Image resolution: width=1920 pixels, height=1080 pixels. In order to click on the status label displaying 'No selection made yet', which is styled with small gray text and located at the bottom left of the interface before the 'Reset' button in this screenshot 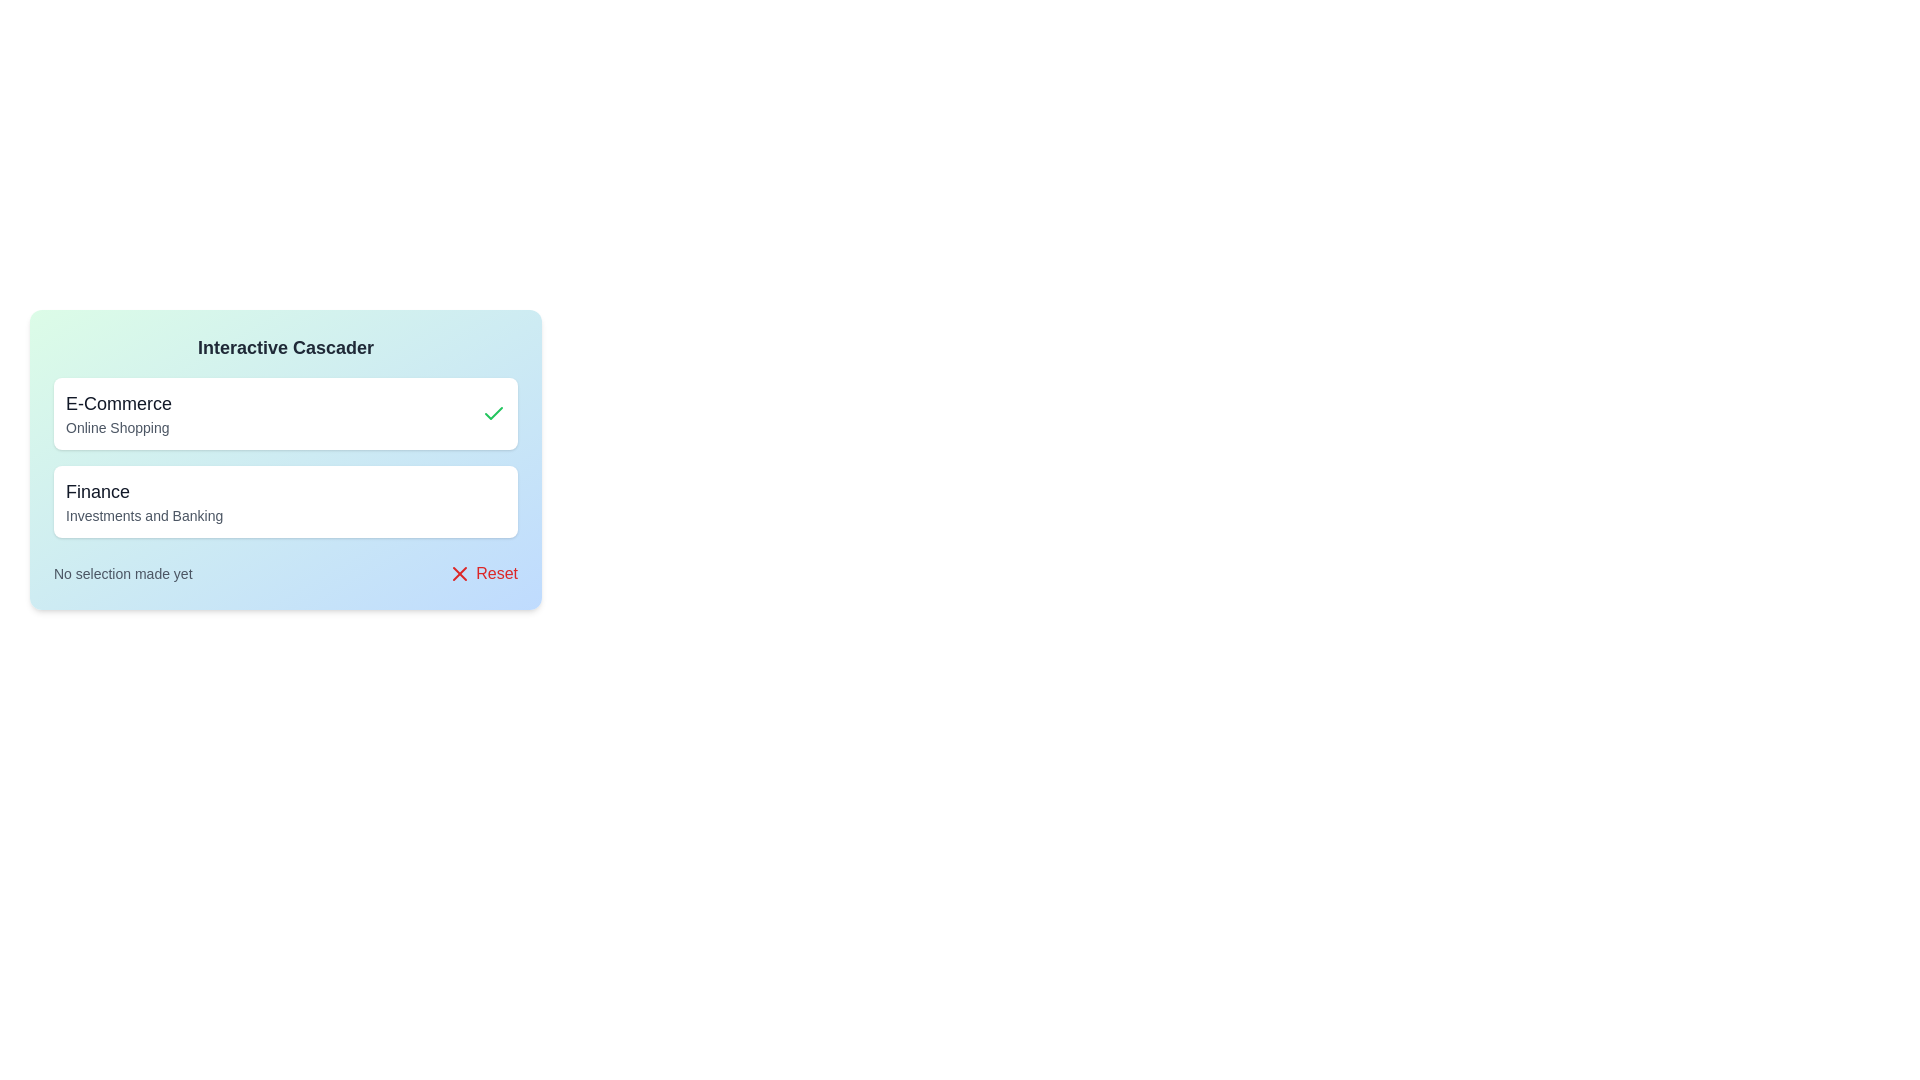, I will do `click(122, 574)`.